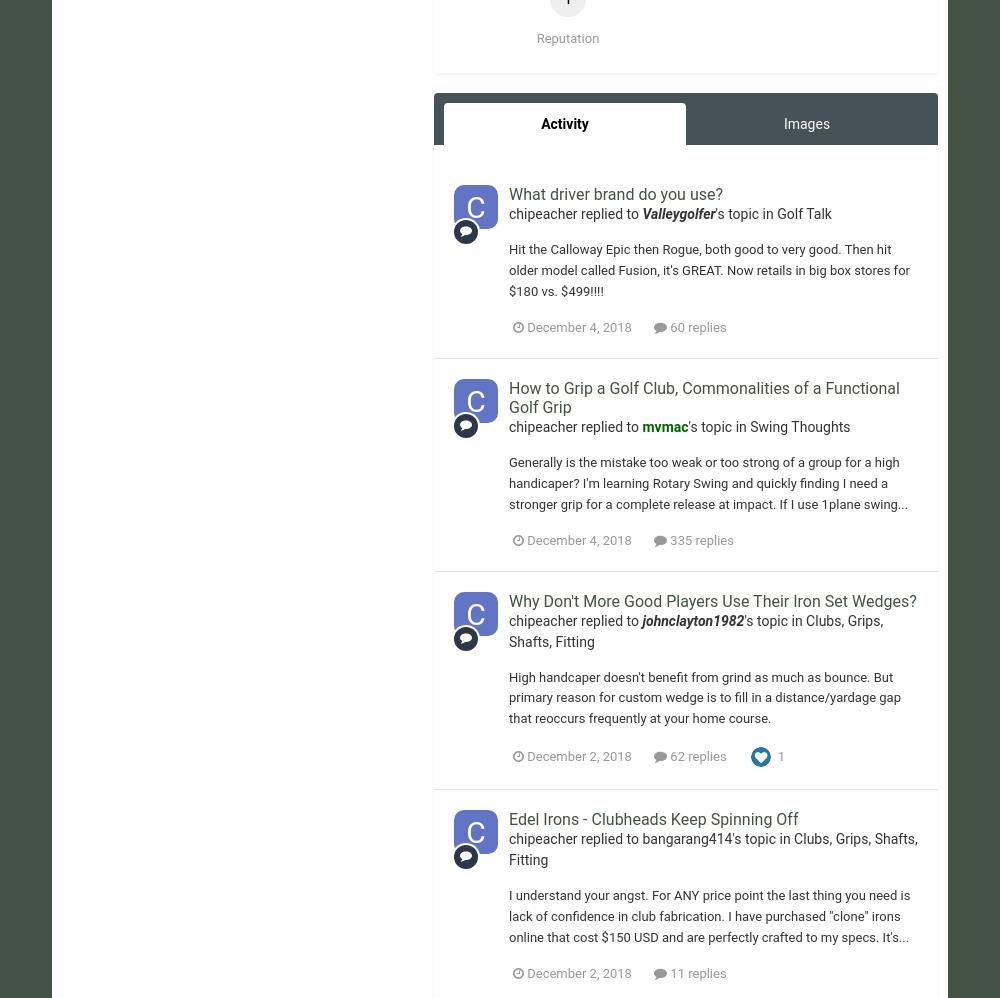 The width and height of the screenshot is (1000, 998). Describe the element at coordinates (545, 140) in the screenshot. I see `'distance'` at that location.